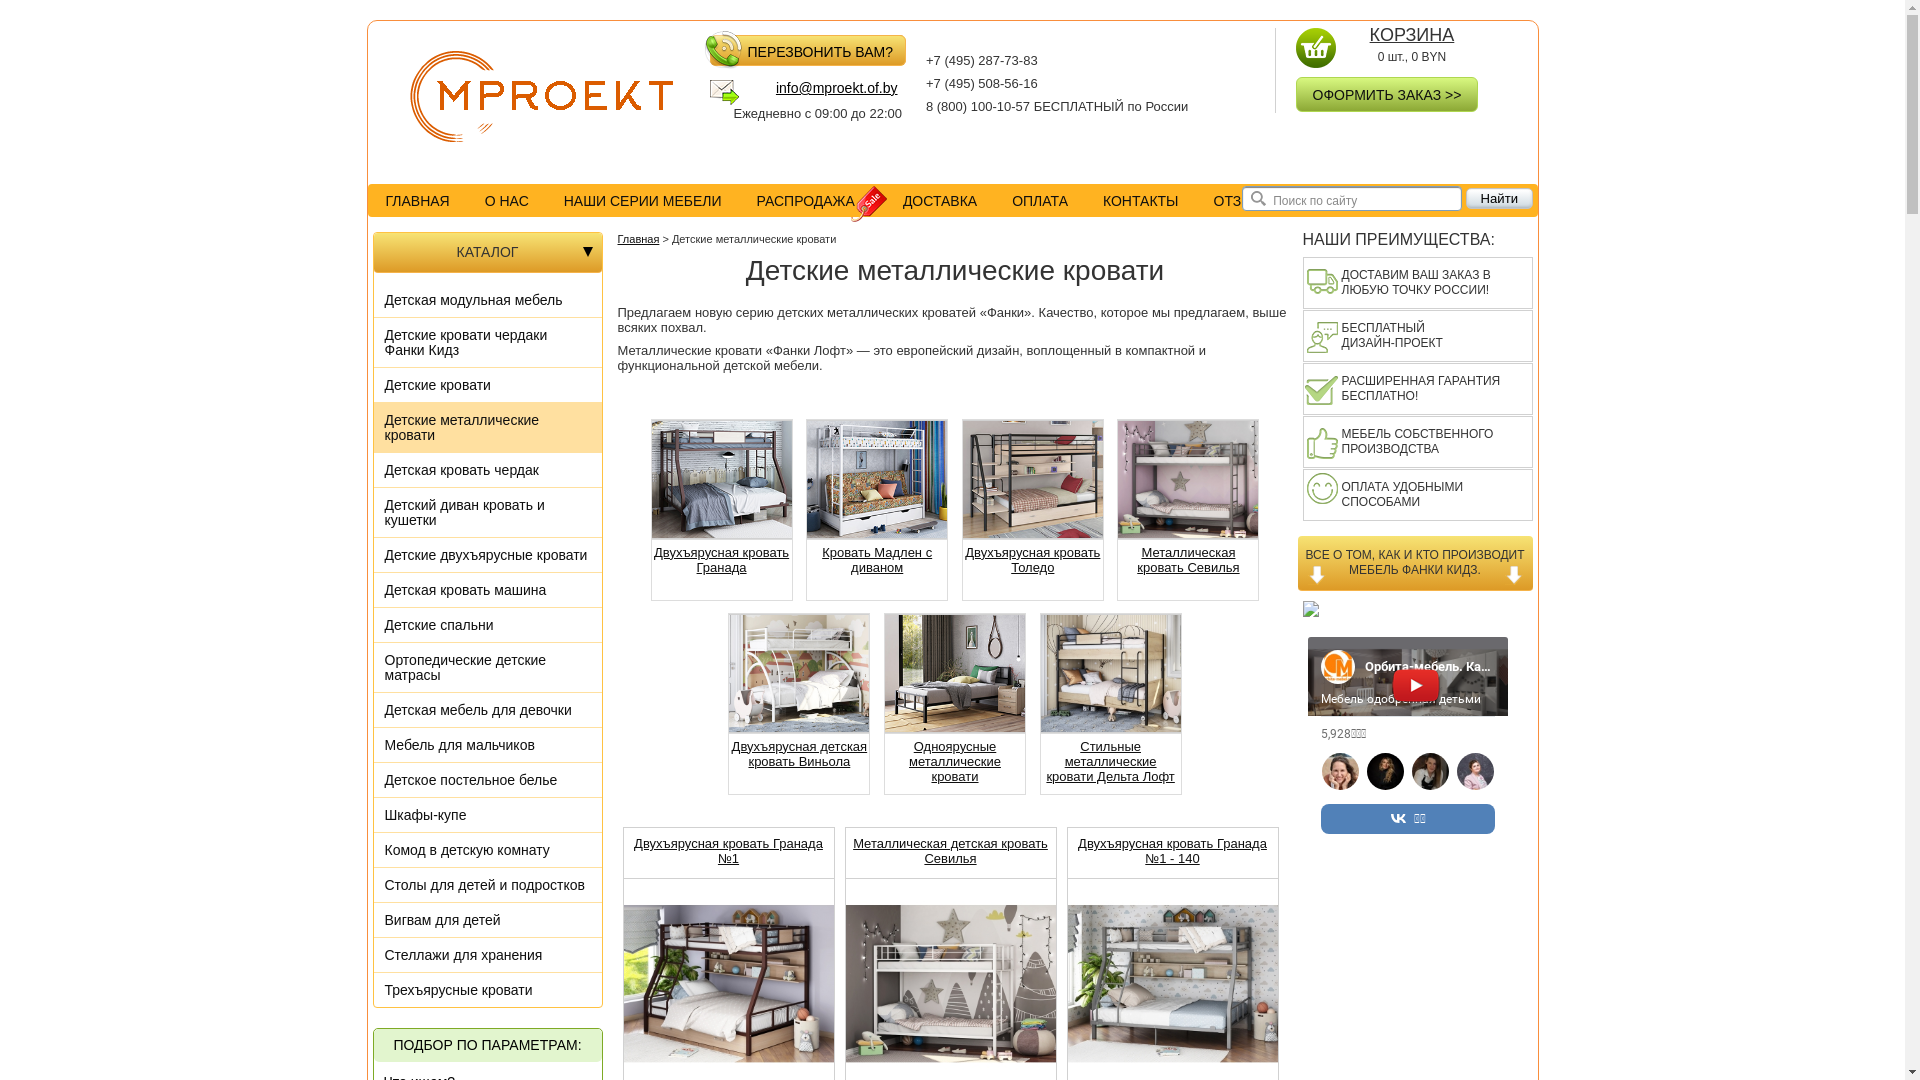 This screenshot has width=1920, height=1080. Describe the element at coordinates (817, 92) in the screenshot. I see `'info@mproekt.of.by'` at that location.